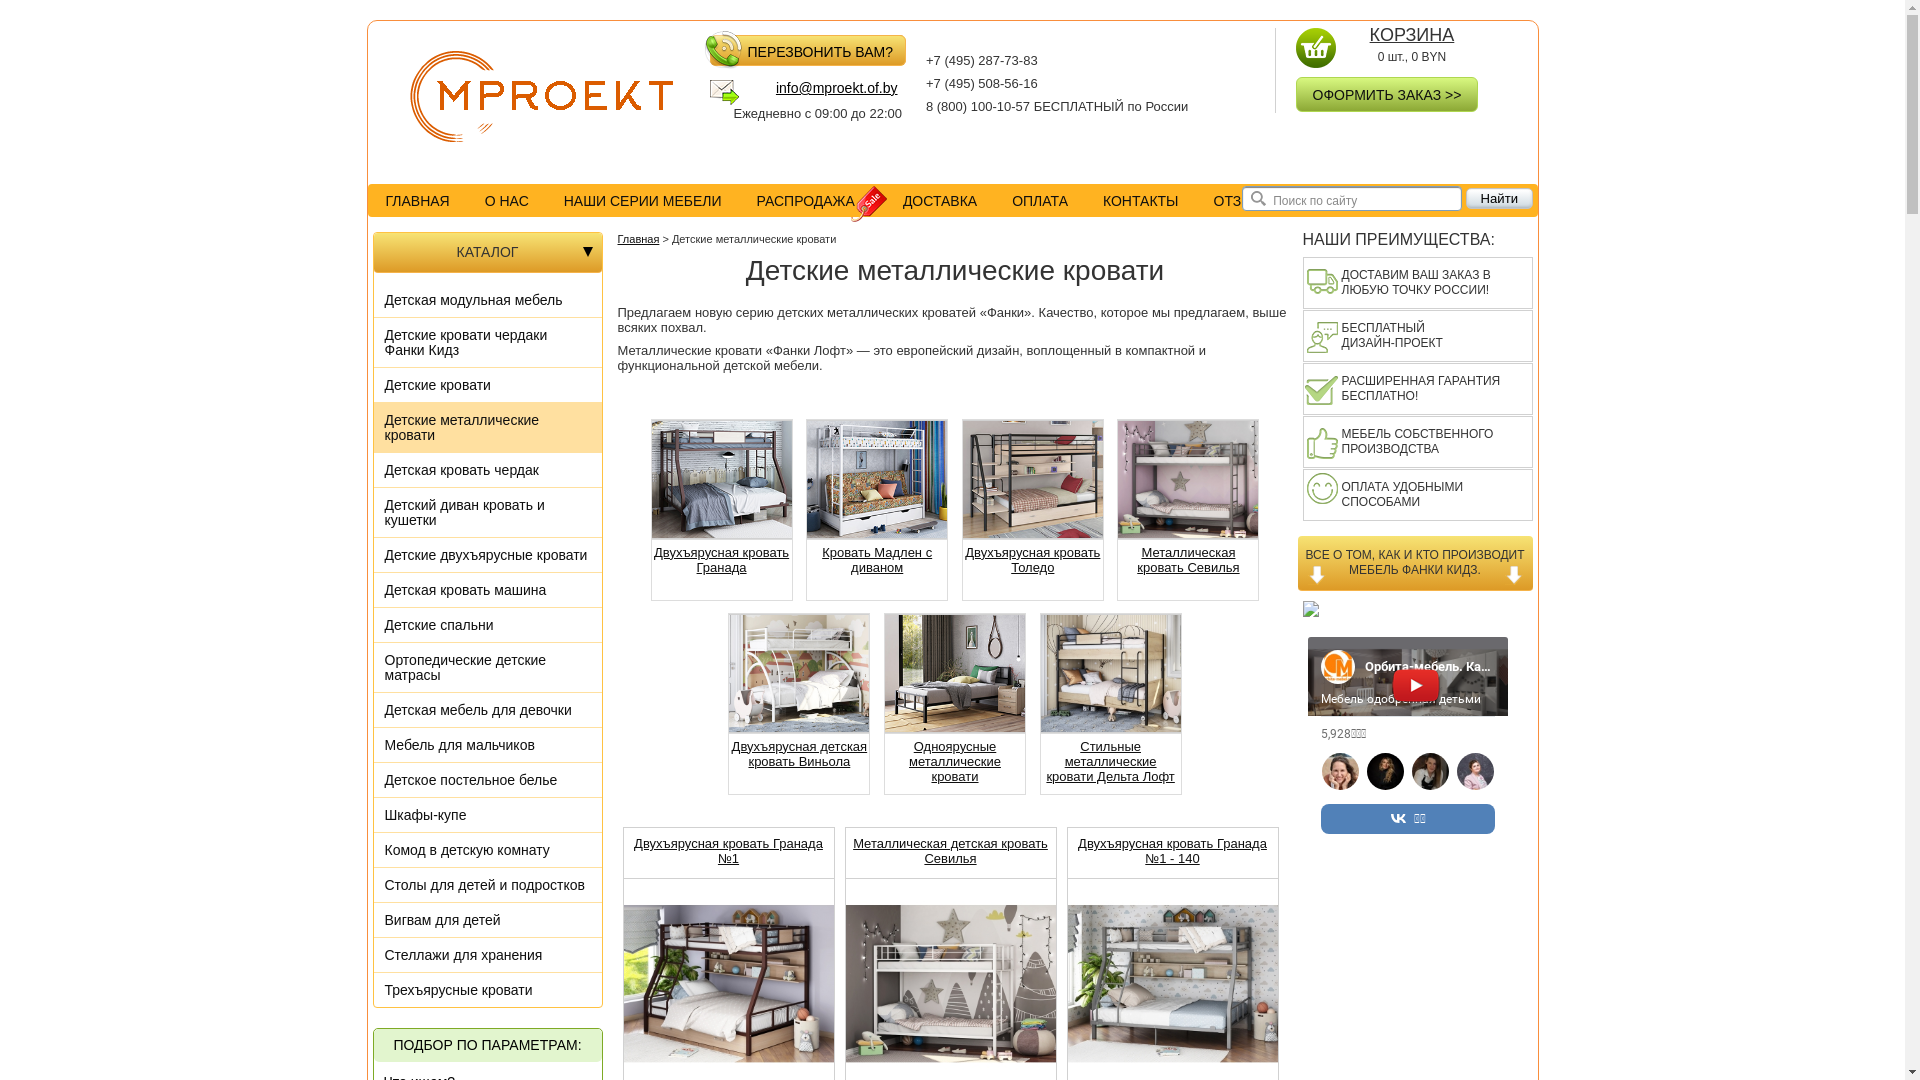 This screenshot has width=1920, height=1080. Describe the element at coordinates (817, 92) in the screenshot. I see `'info@mproekt.of.by'` at that location.